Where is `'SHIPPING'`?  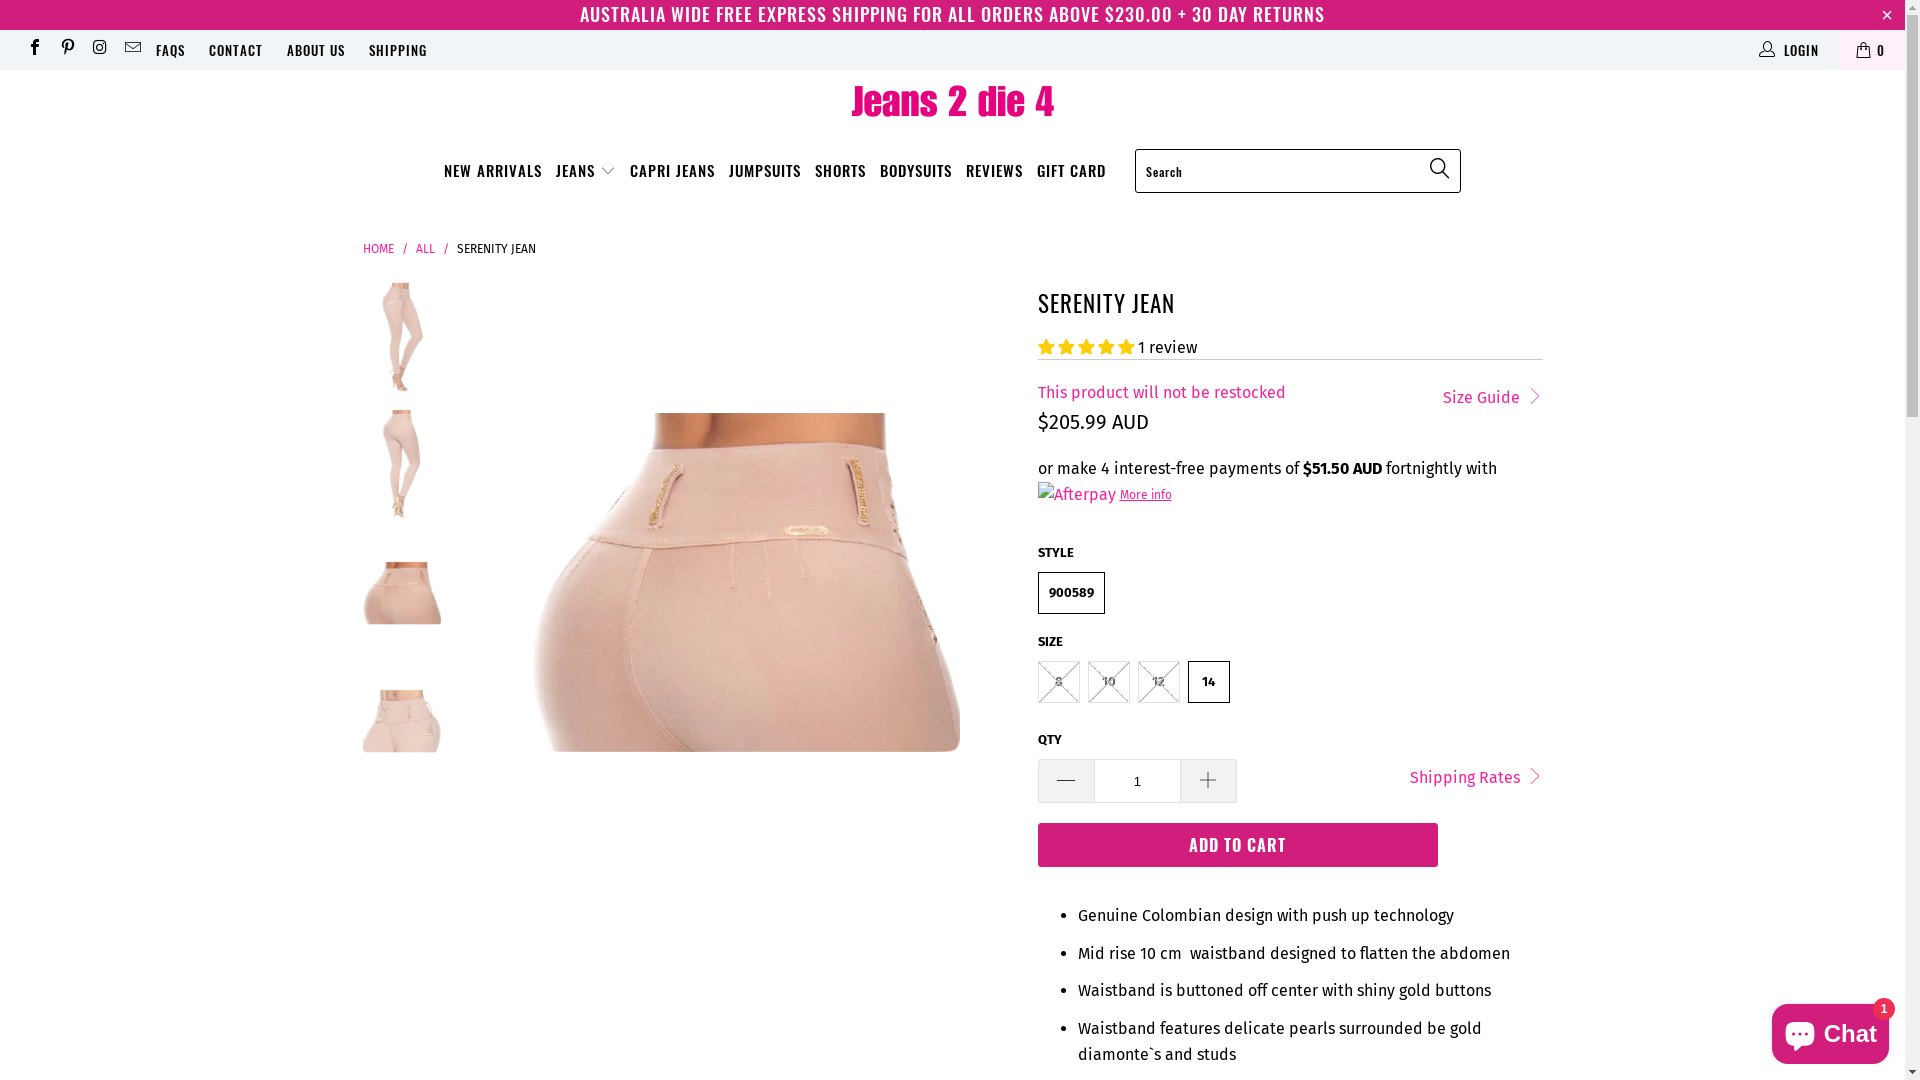 'SHIPPING' is located at coordinates (398, 49).